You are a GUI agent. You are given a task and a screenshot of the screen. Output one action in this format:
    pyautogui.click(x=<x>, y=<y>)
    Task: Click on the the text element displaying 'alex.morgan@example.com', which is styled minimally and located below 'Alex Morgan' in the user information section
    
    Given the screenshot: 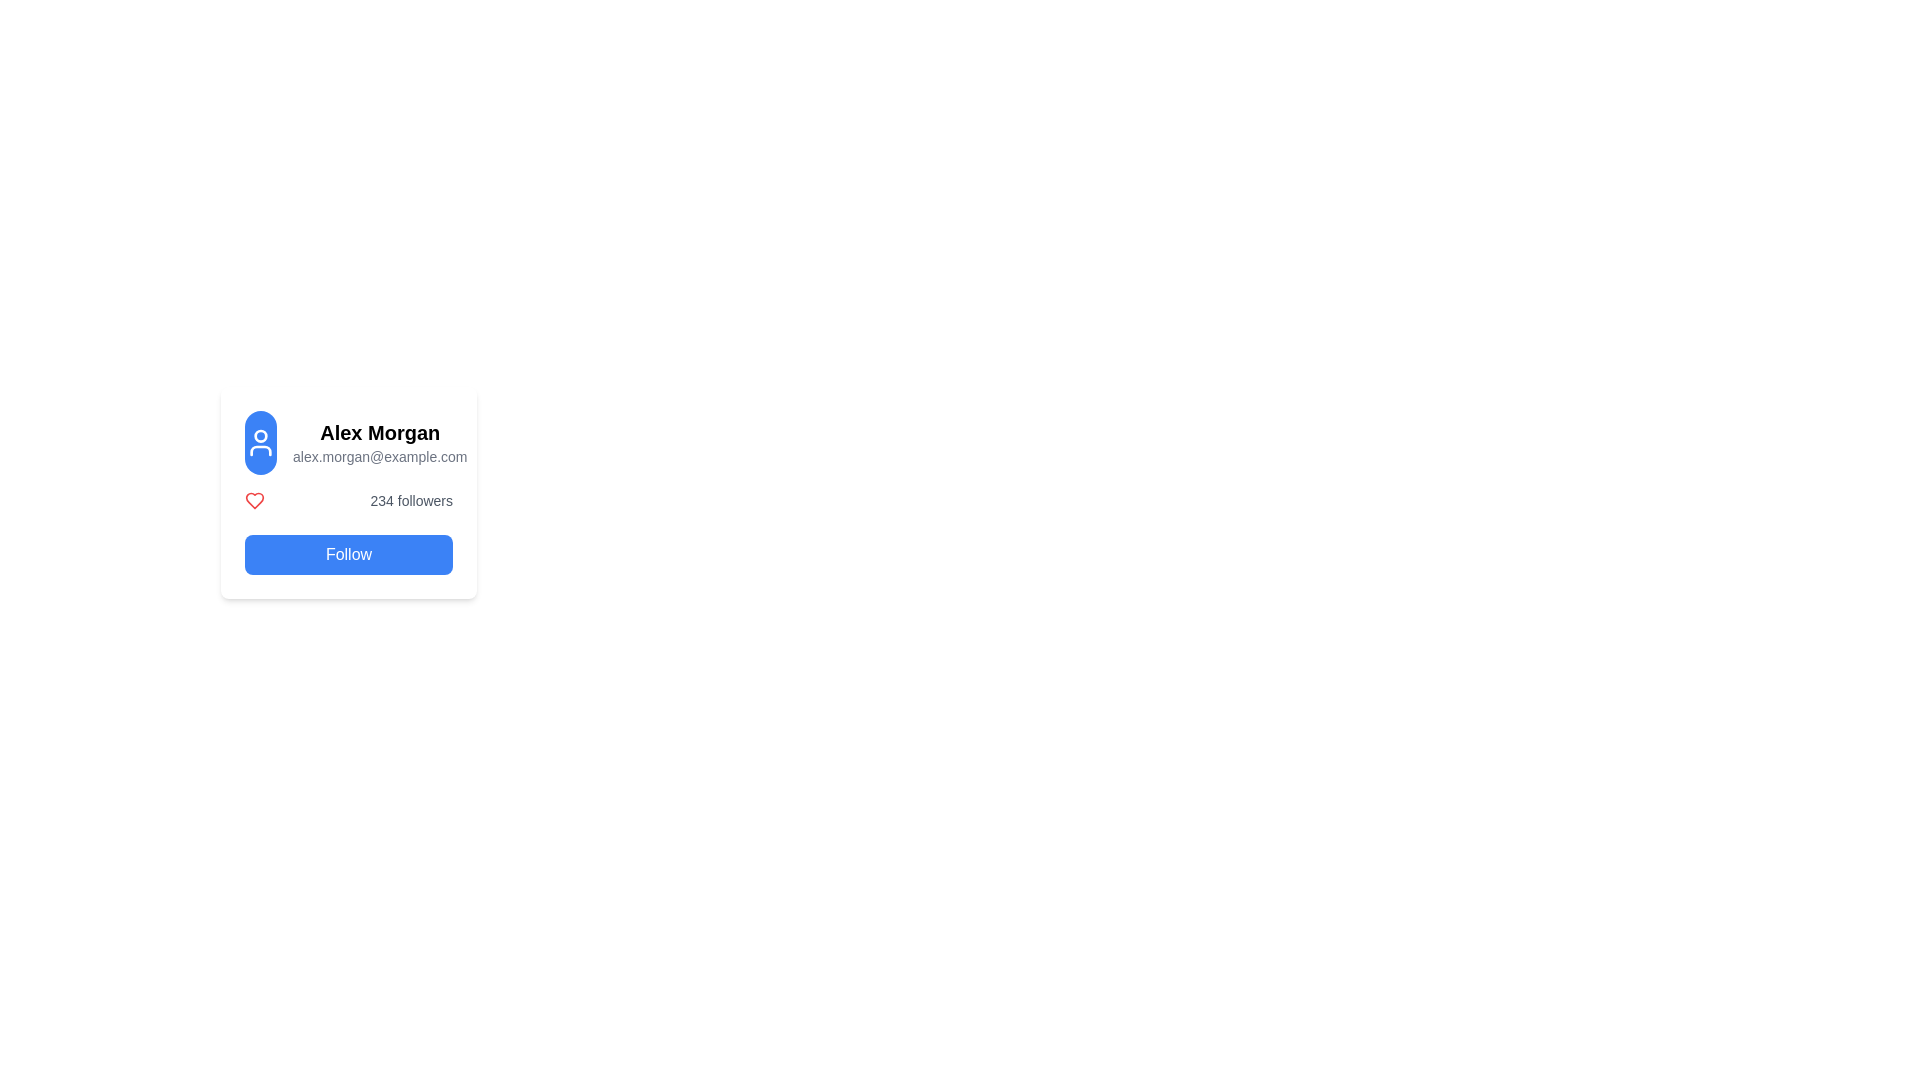 What is the action you would take?
    pyautogui.click(x=380, y=456)
    